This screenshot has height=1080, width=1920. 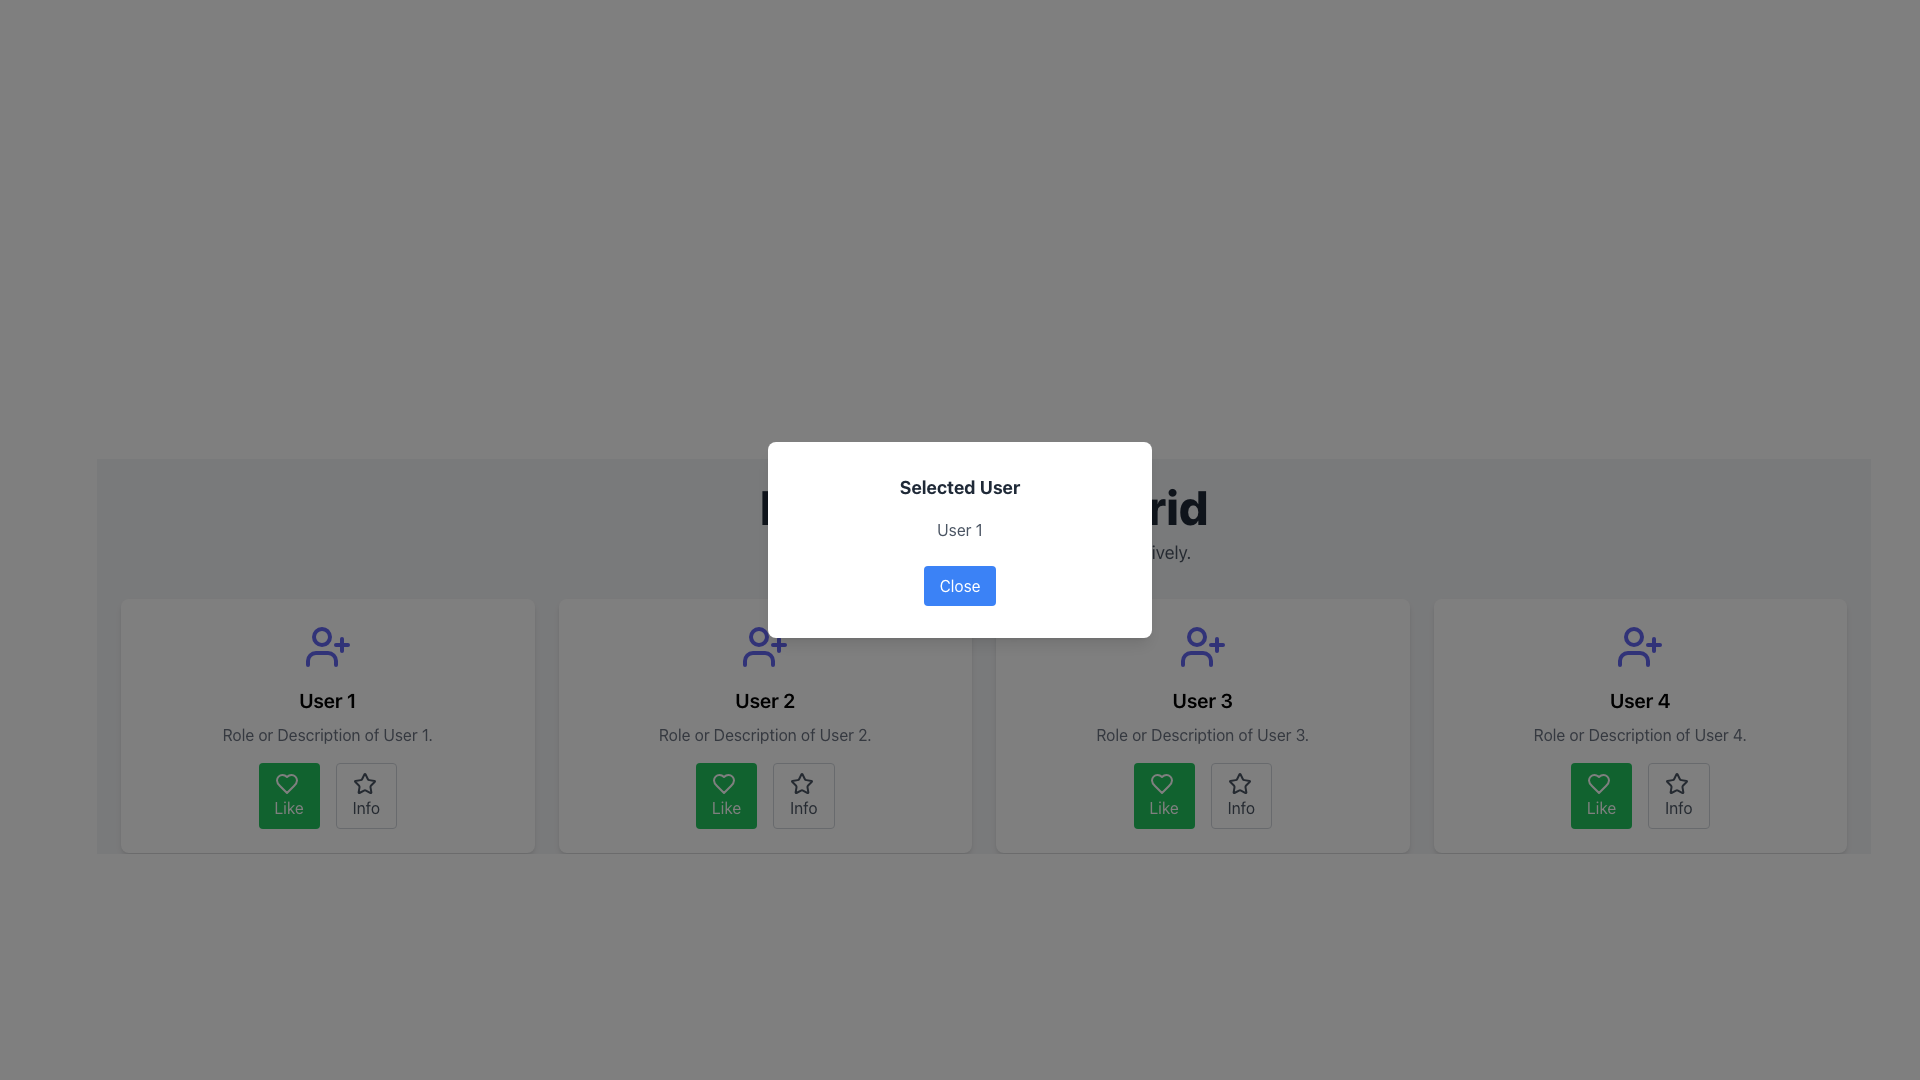 What do you see at coordinates (327, 647) in the screenshot?
I see `the addition icon located at the top-center part of the card for 'User 1', which is above the username and description text` at bounding box center [327, 647].